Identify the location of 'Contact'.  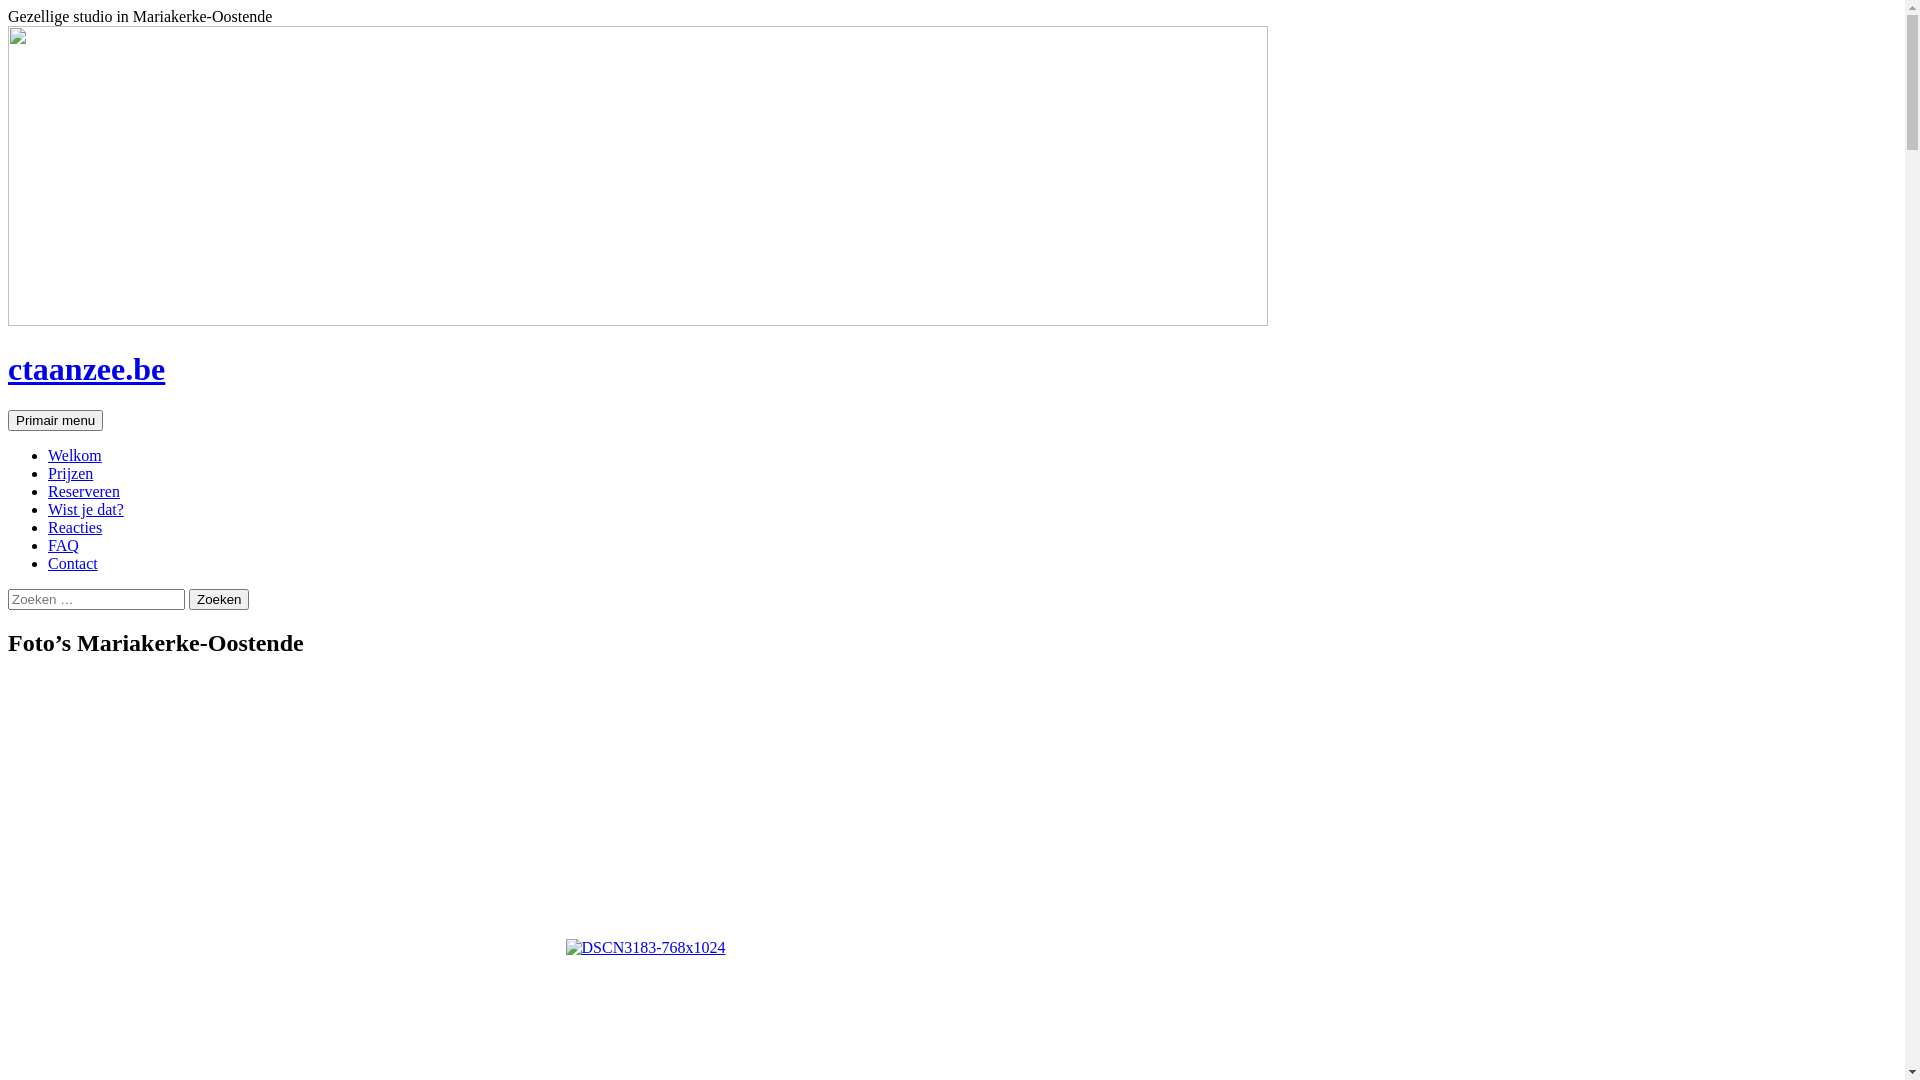
(72, 563).